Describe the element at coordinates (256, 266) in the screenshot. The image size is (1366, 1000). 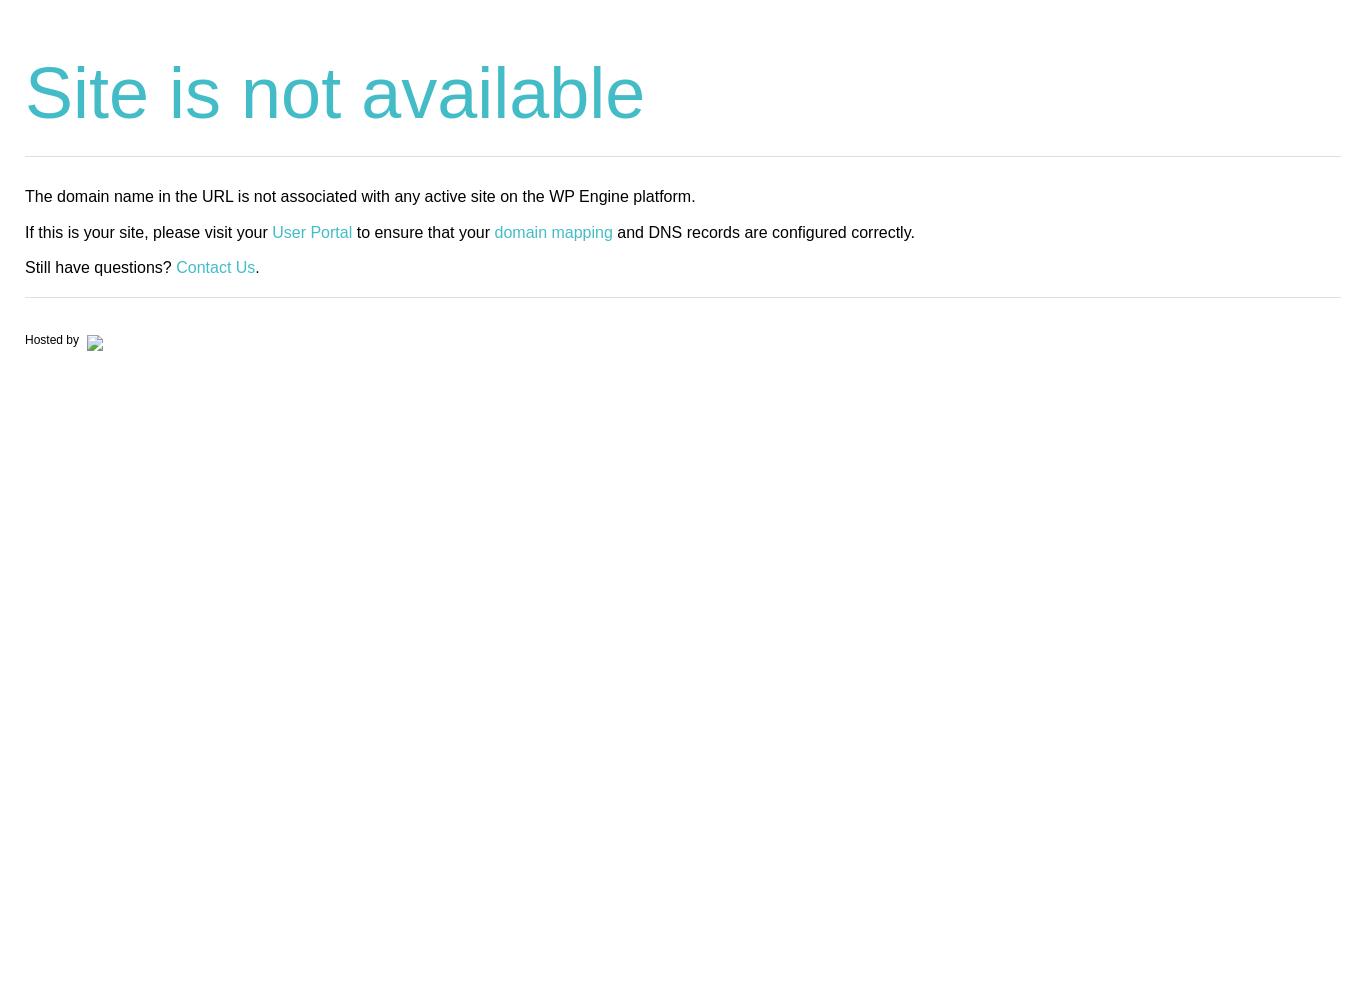
I see `'.'` at that location.